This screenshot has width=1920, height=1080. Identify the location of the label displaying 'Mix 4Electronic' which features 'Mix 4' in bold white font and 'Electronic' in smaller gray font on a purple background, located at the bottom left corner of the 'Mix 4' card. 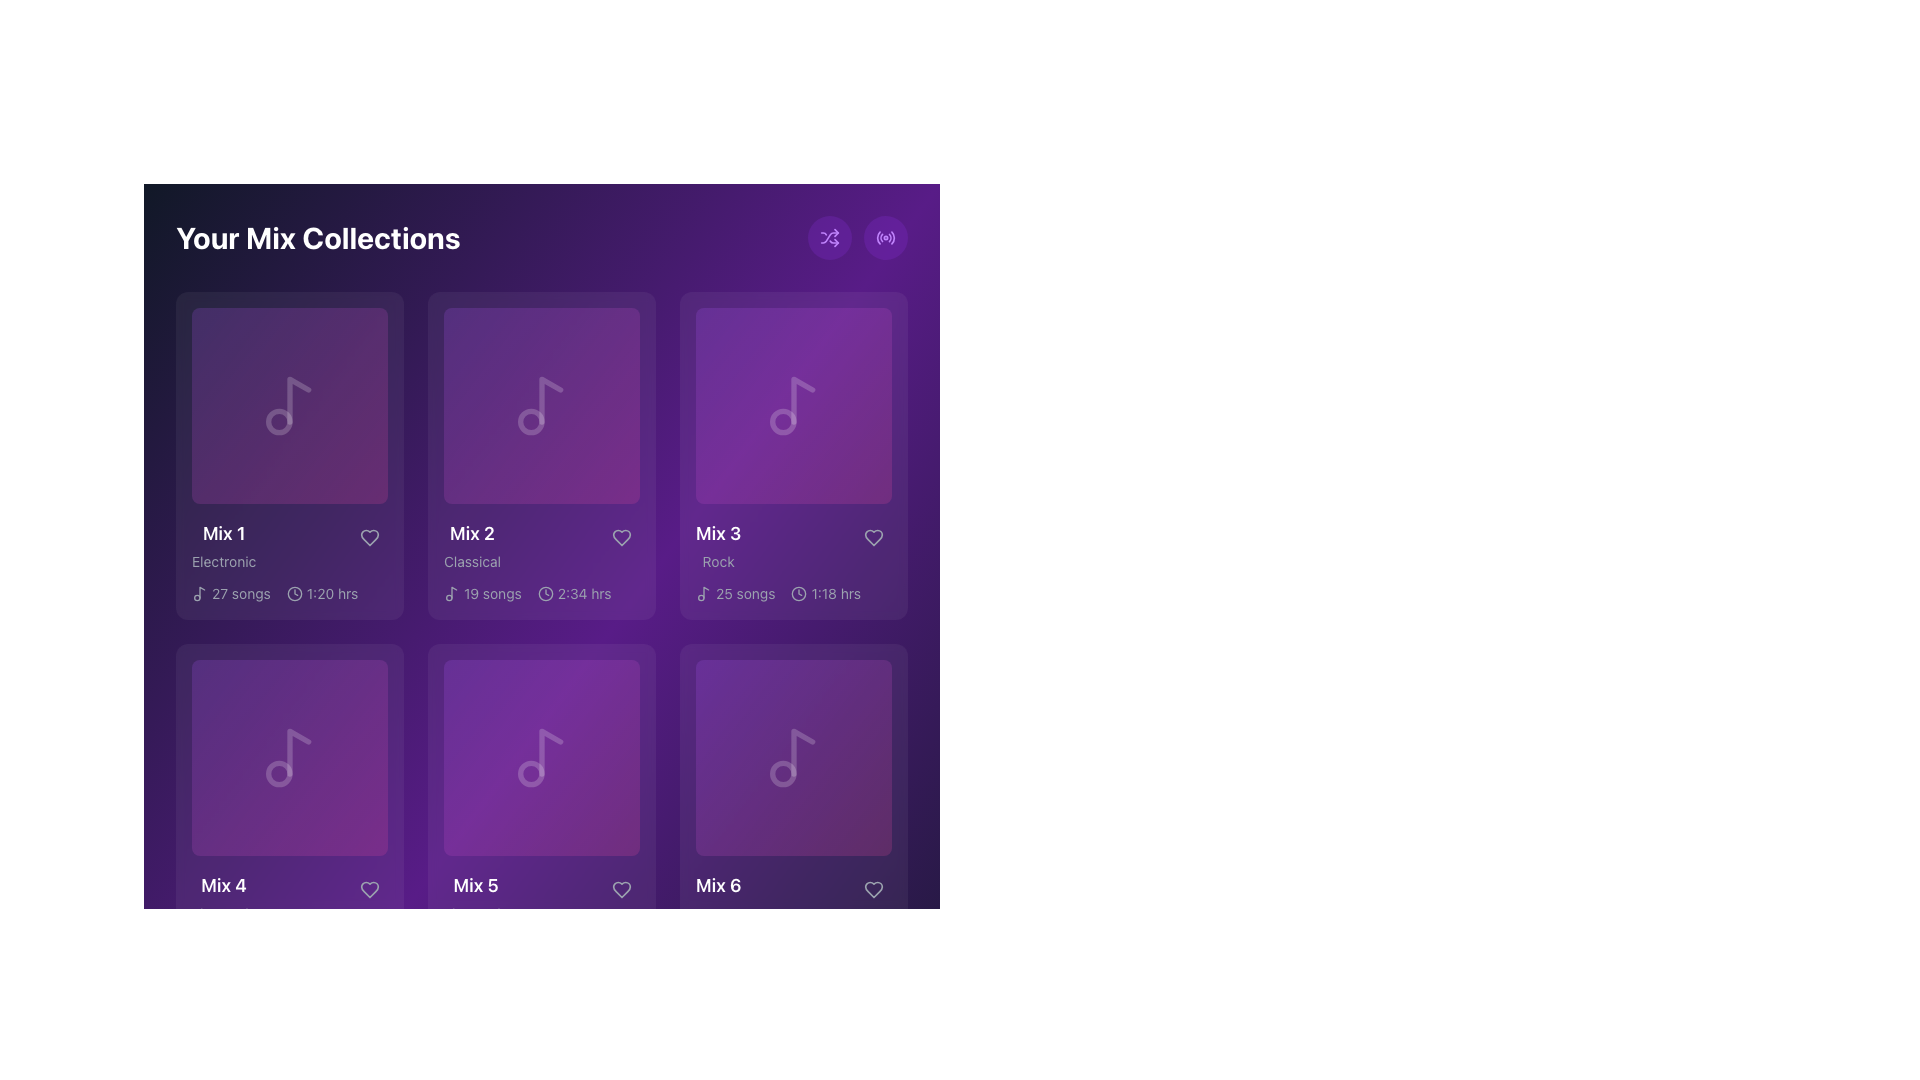
(224, 897).